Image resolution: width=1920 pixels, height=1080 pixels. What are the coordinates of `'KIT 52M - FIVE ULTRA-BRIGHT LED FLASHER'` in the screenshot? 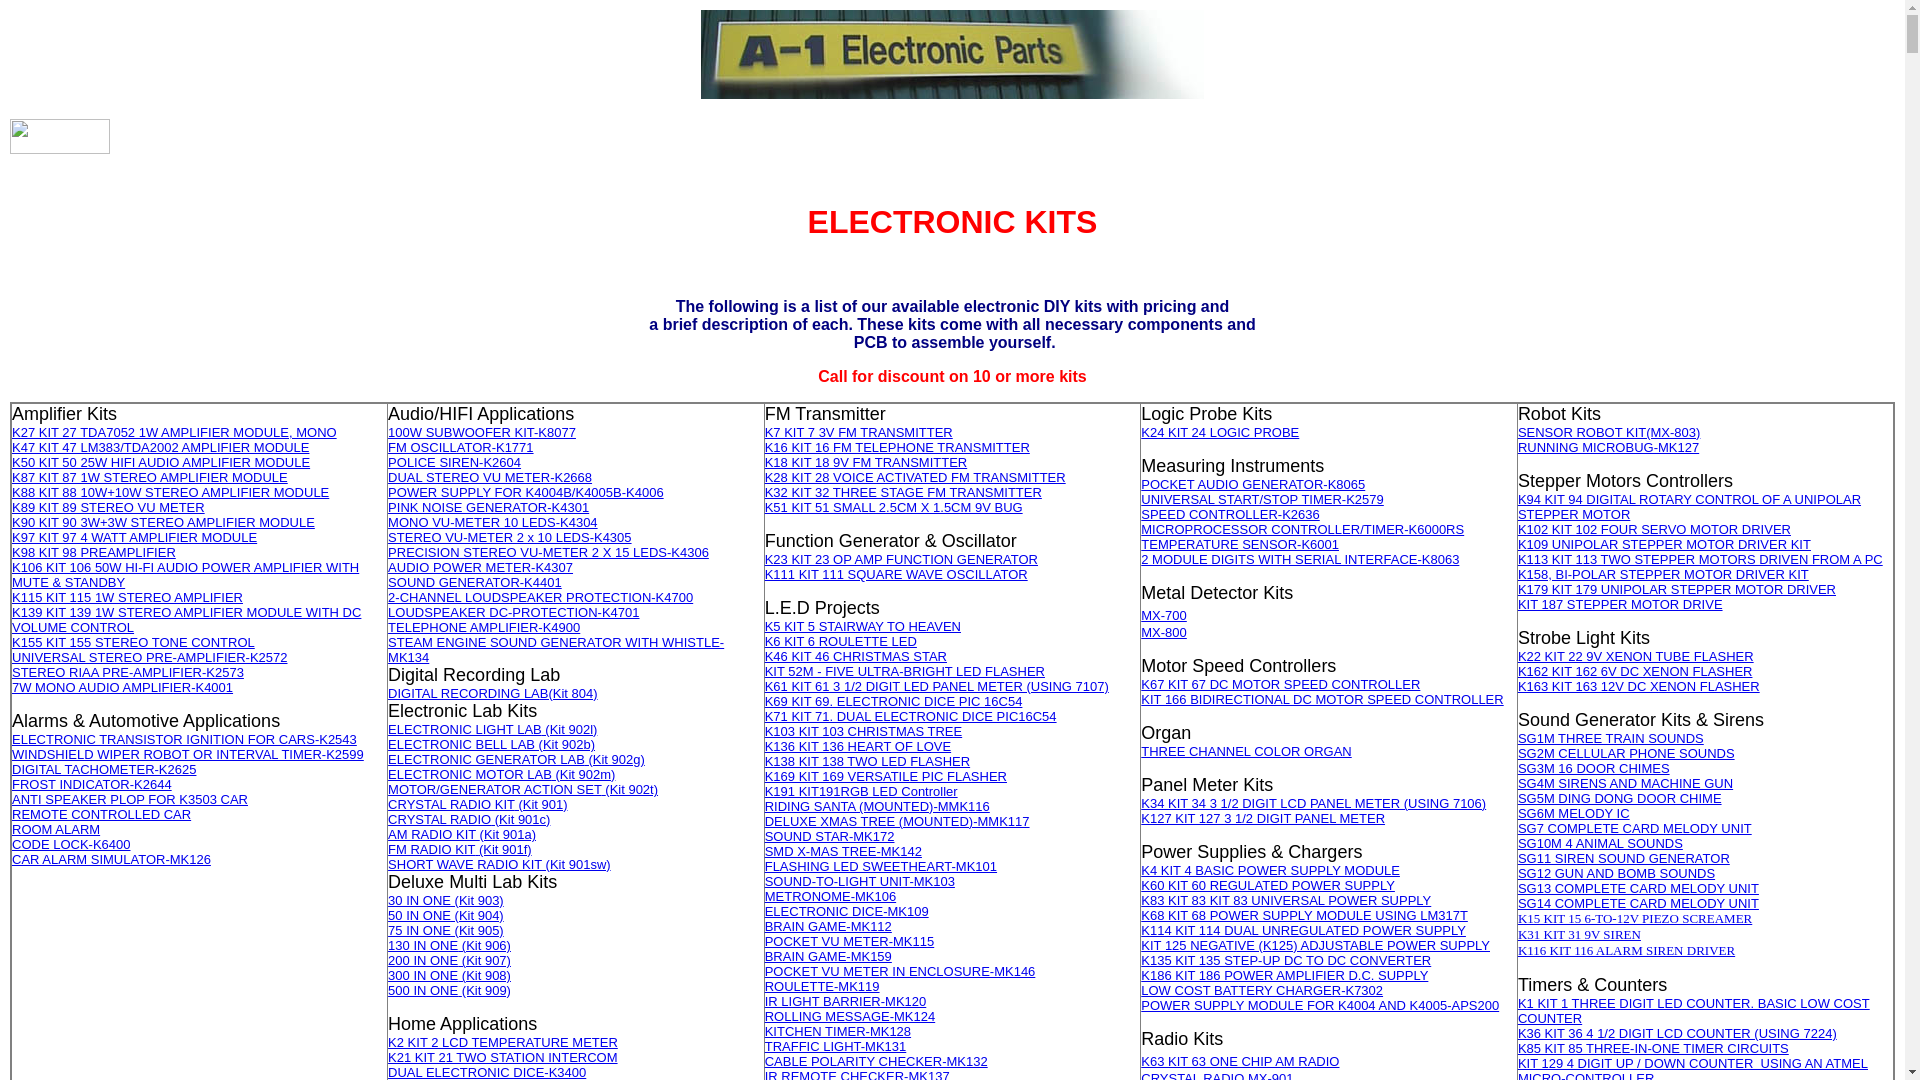 It's located at (904, 671).